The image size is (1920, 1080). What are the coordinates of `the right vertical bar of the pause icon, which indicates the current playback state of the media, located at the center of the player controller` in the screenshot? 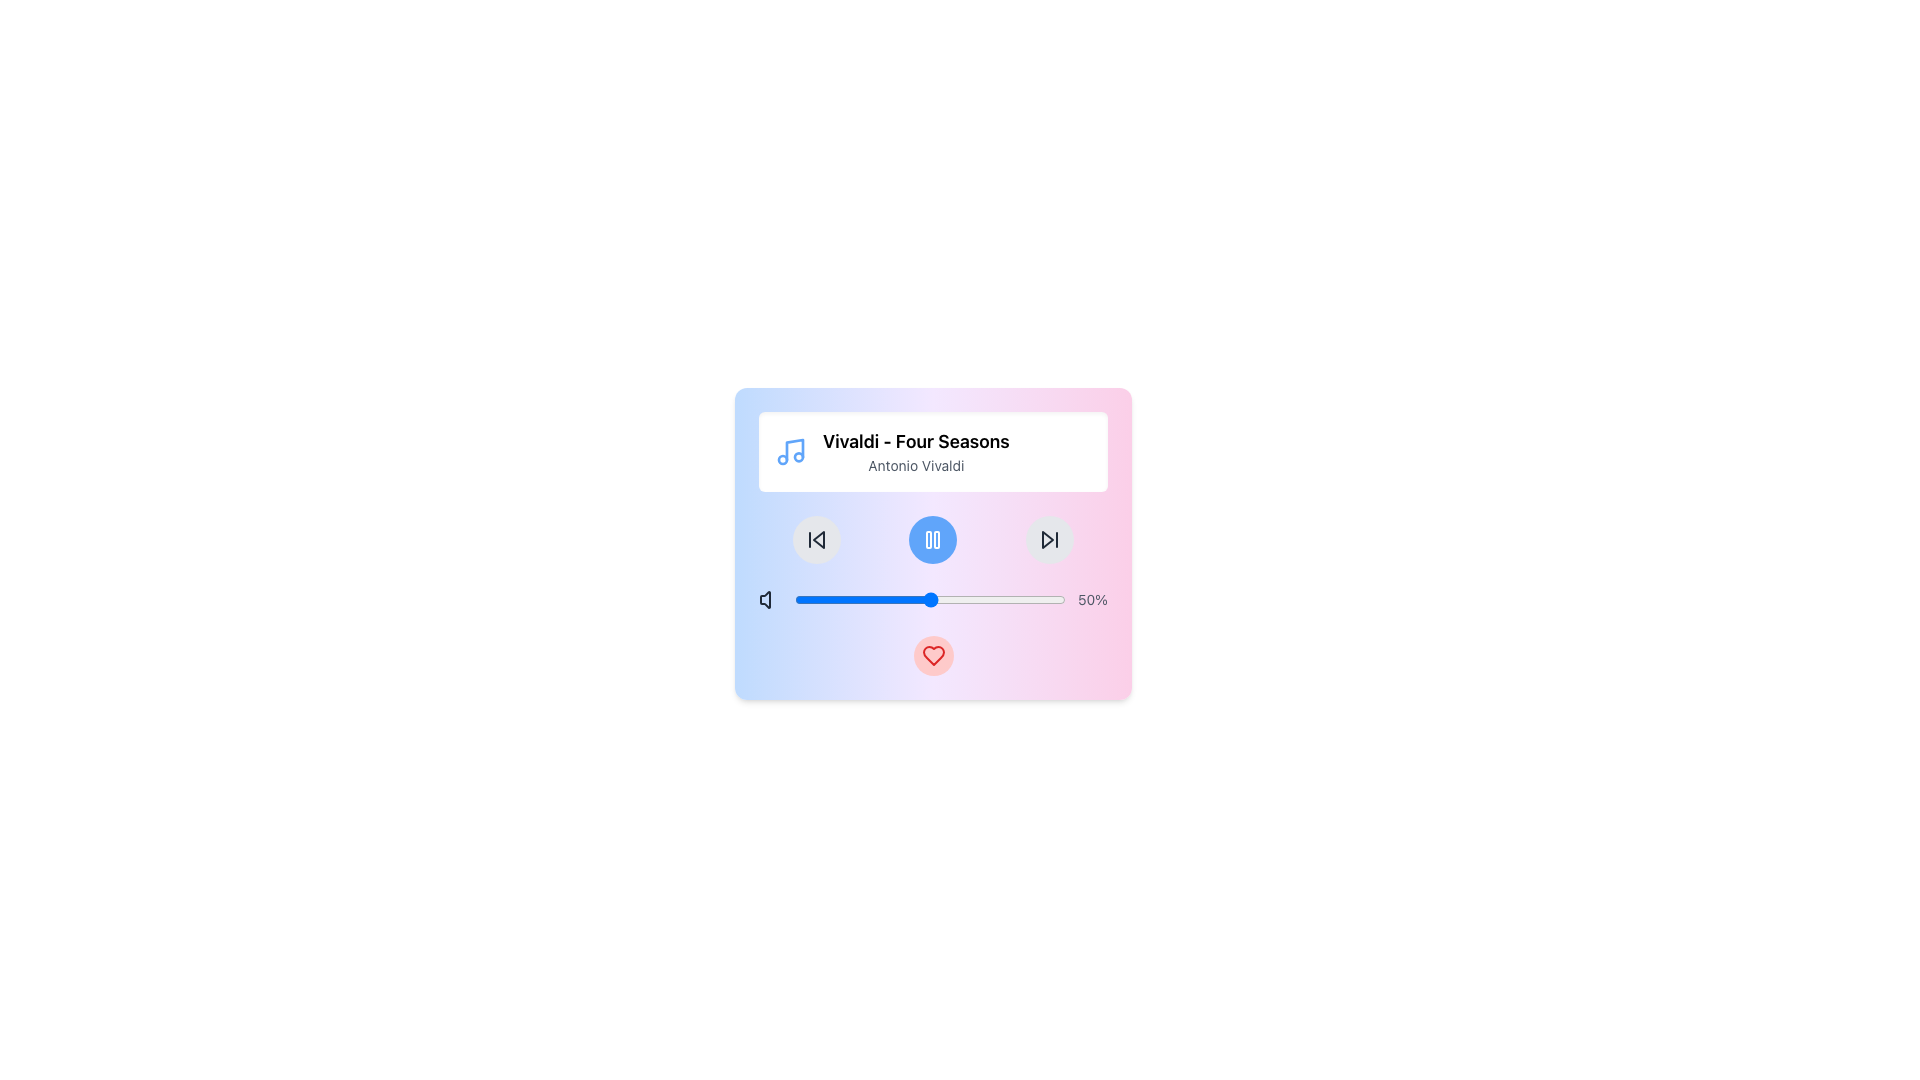 It's located at (936, 540).